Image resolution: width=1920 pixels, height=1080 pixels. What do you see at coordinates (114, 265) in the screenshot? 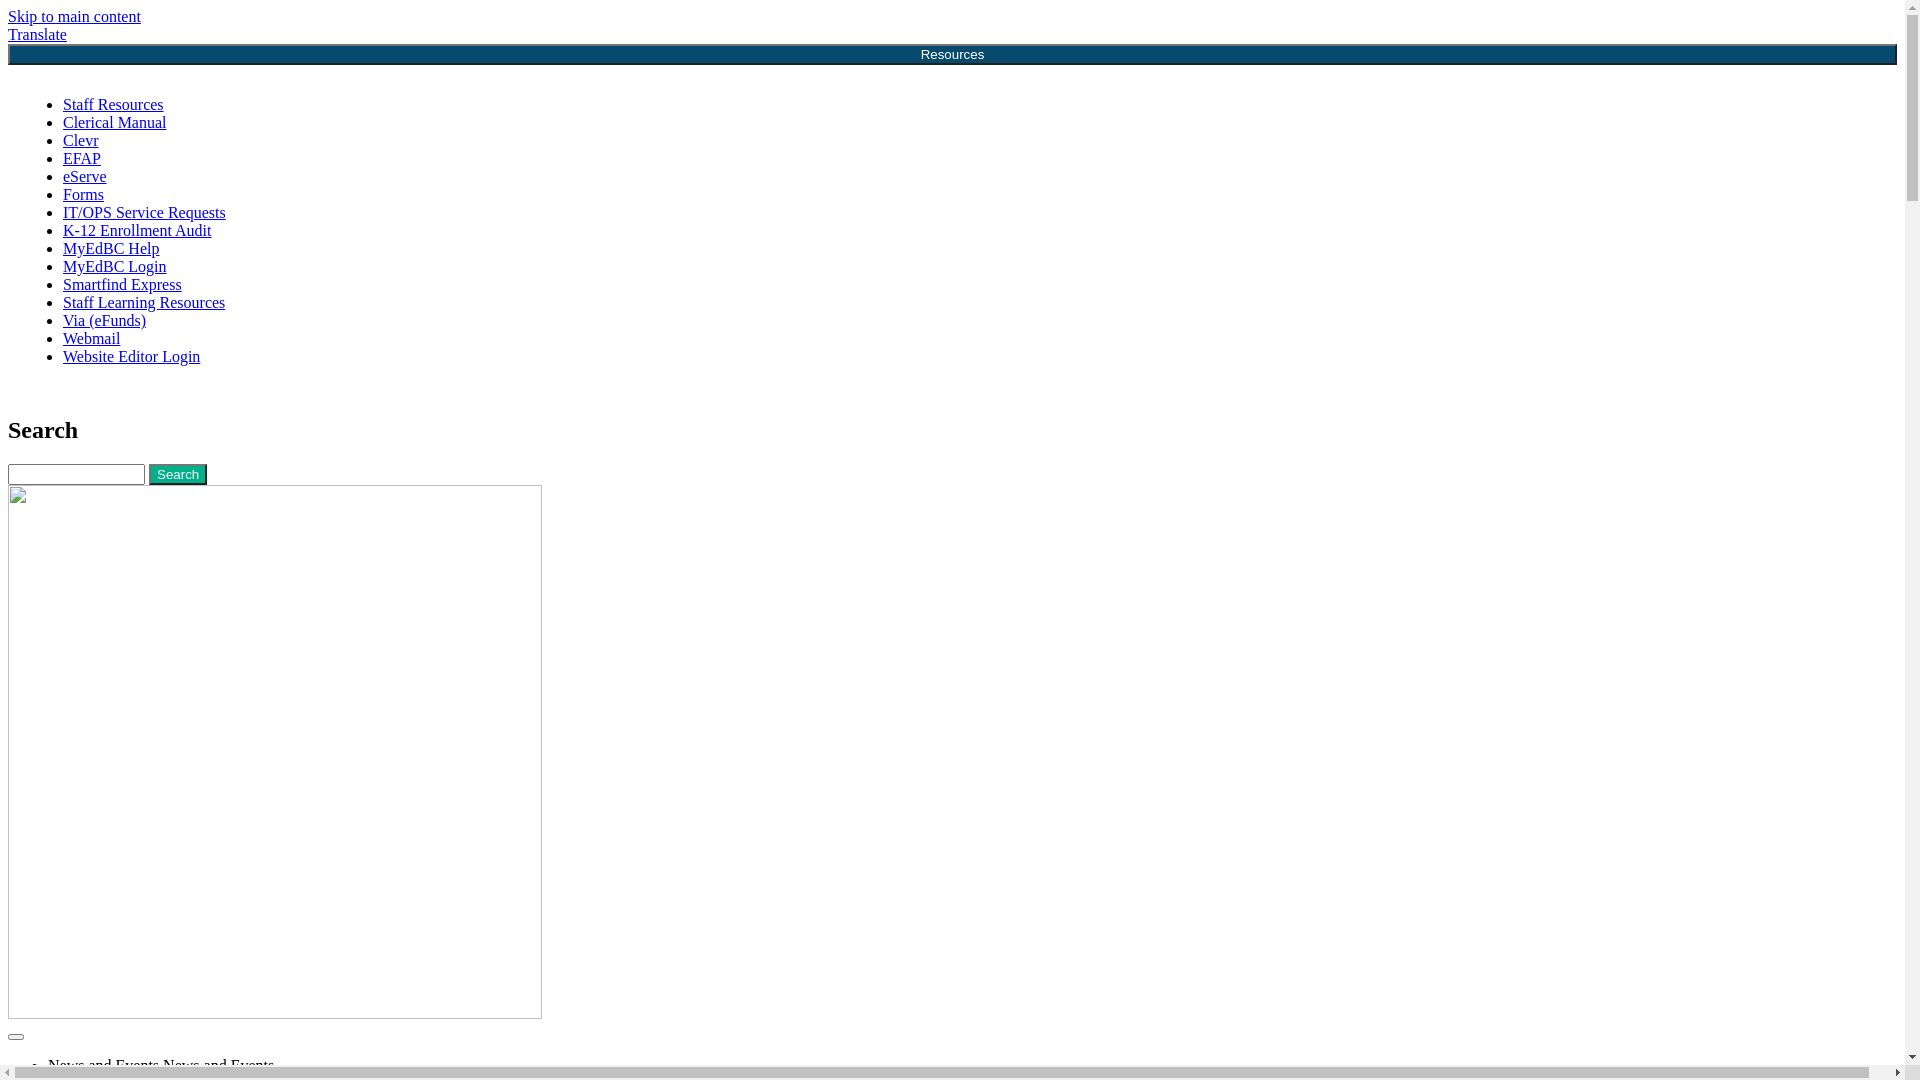
I see `'MyEdBC Login'` at bounding box center [114, 265].